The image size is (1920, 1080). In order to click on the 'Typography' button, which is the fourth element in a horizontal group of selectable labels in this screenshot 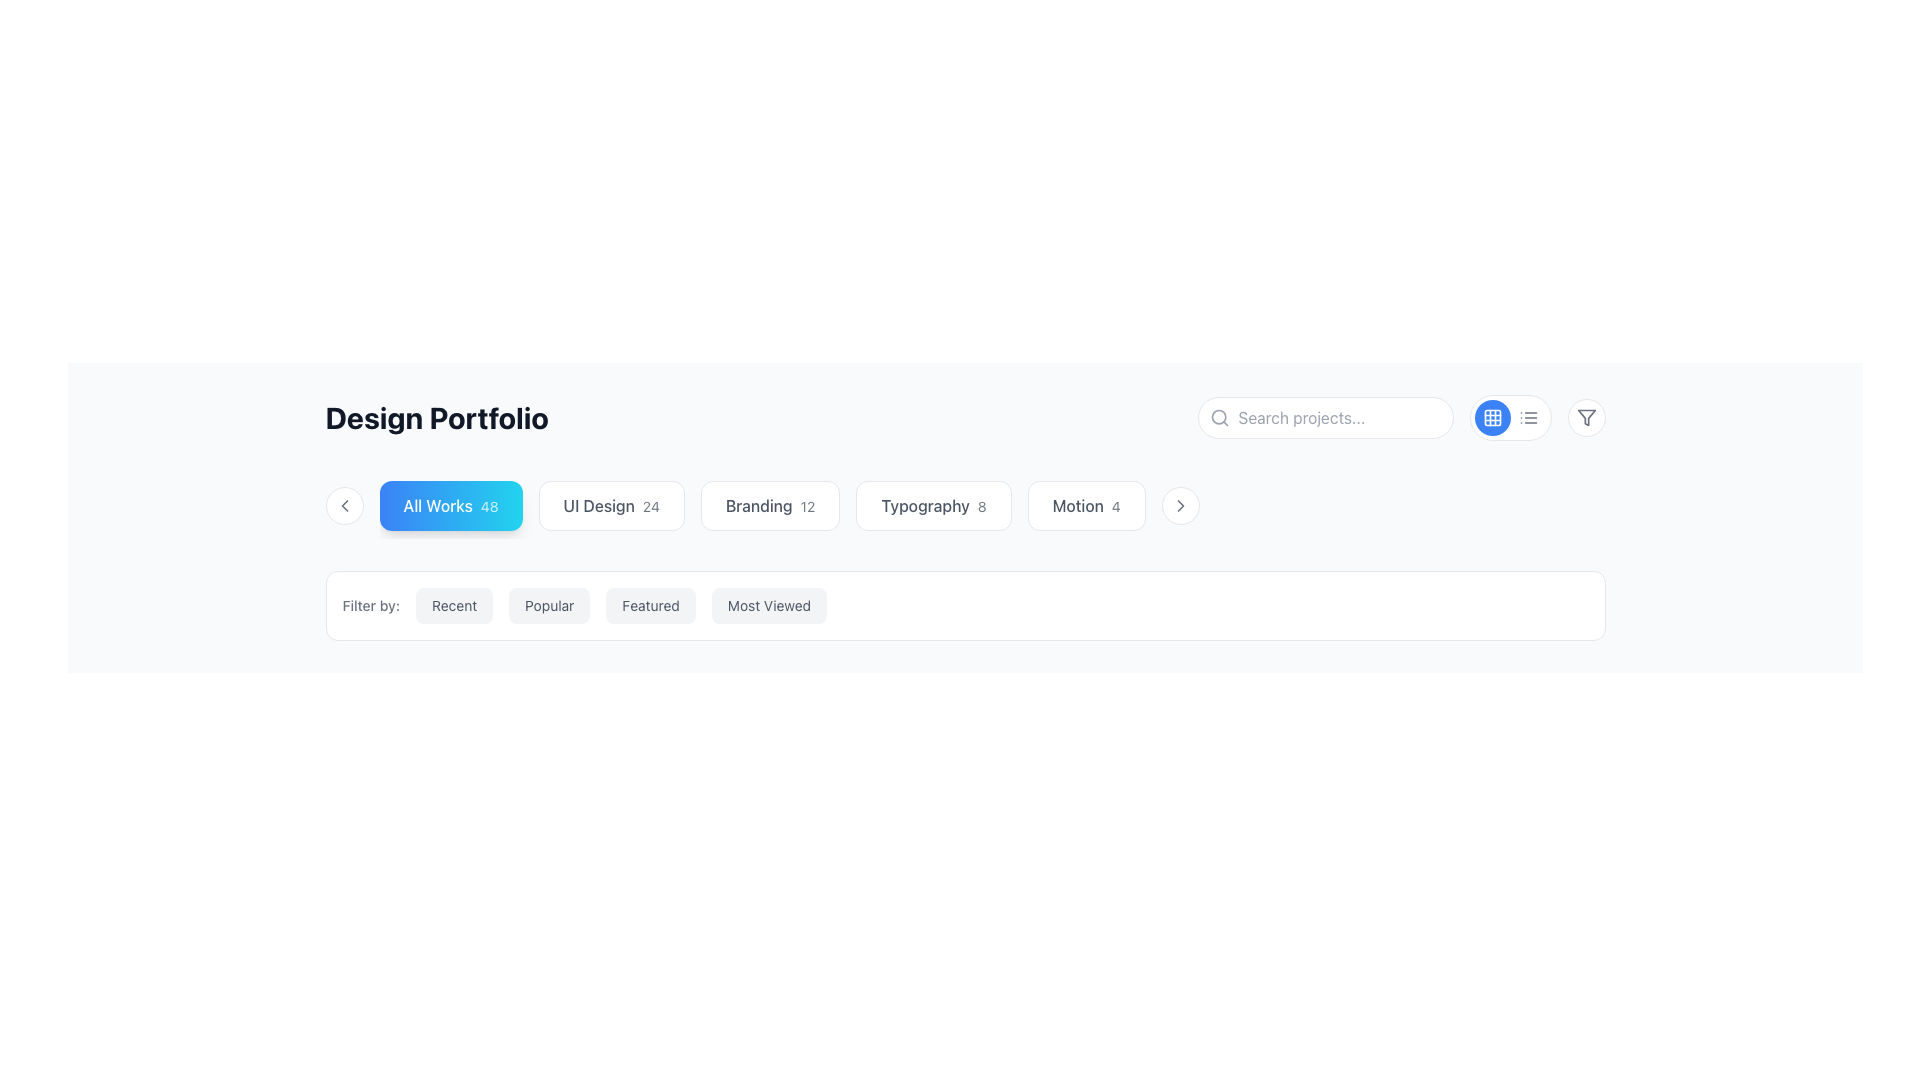, I will do `click(965, 504)`.